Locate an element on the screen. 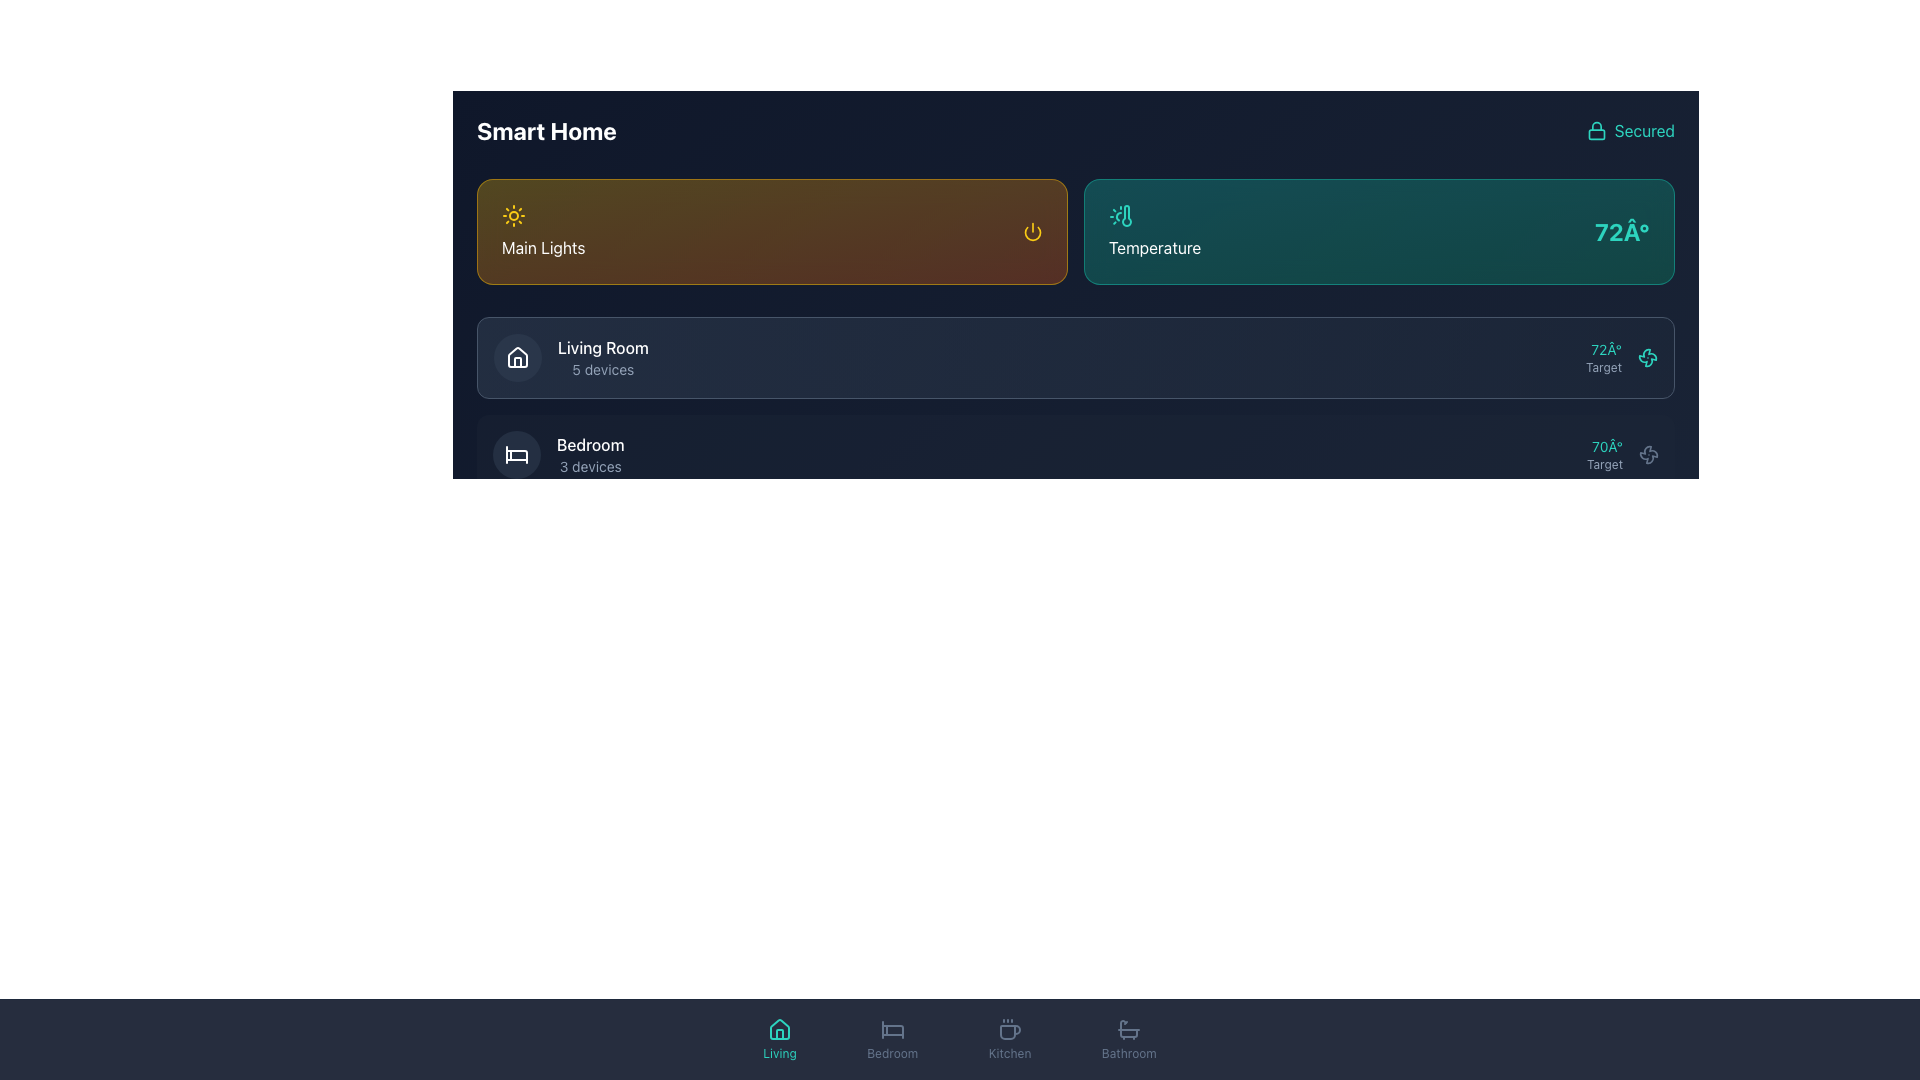 Image resolution: width=1920 pixels, height=1080 pixels. the coffee cup icon in the bottom menu bar, which is the third slot from the left is located at coordinates (1010, 1029).